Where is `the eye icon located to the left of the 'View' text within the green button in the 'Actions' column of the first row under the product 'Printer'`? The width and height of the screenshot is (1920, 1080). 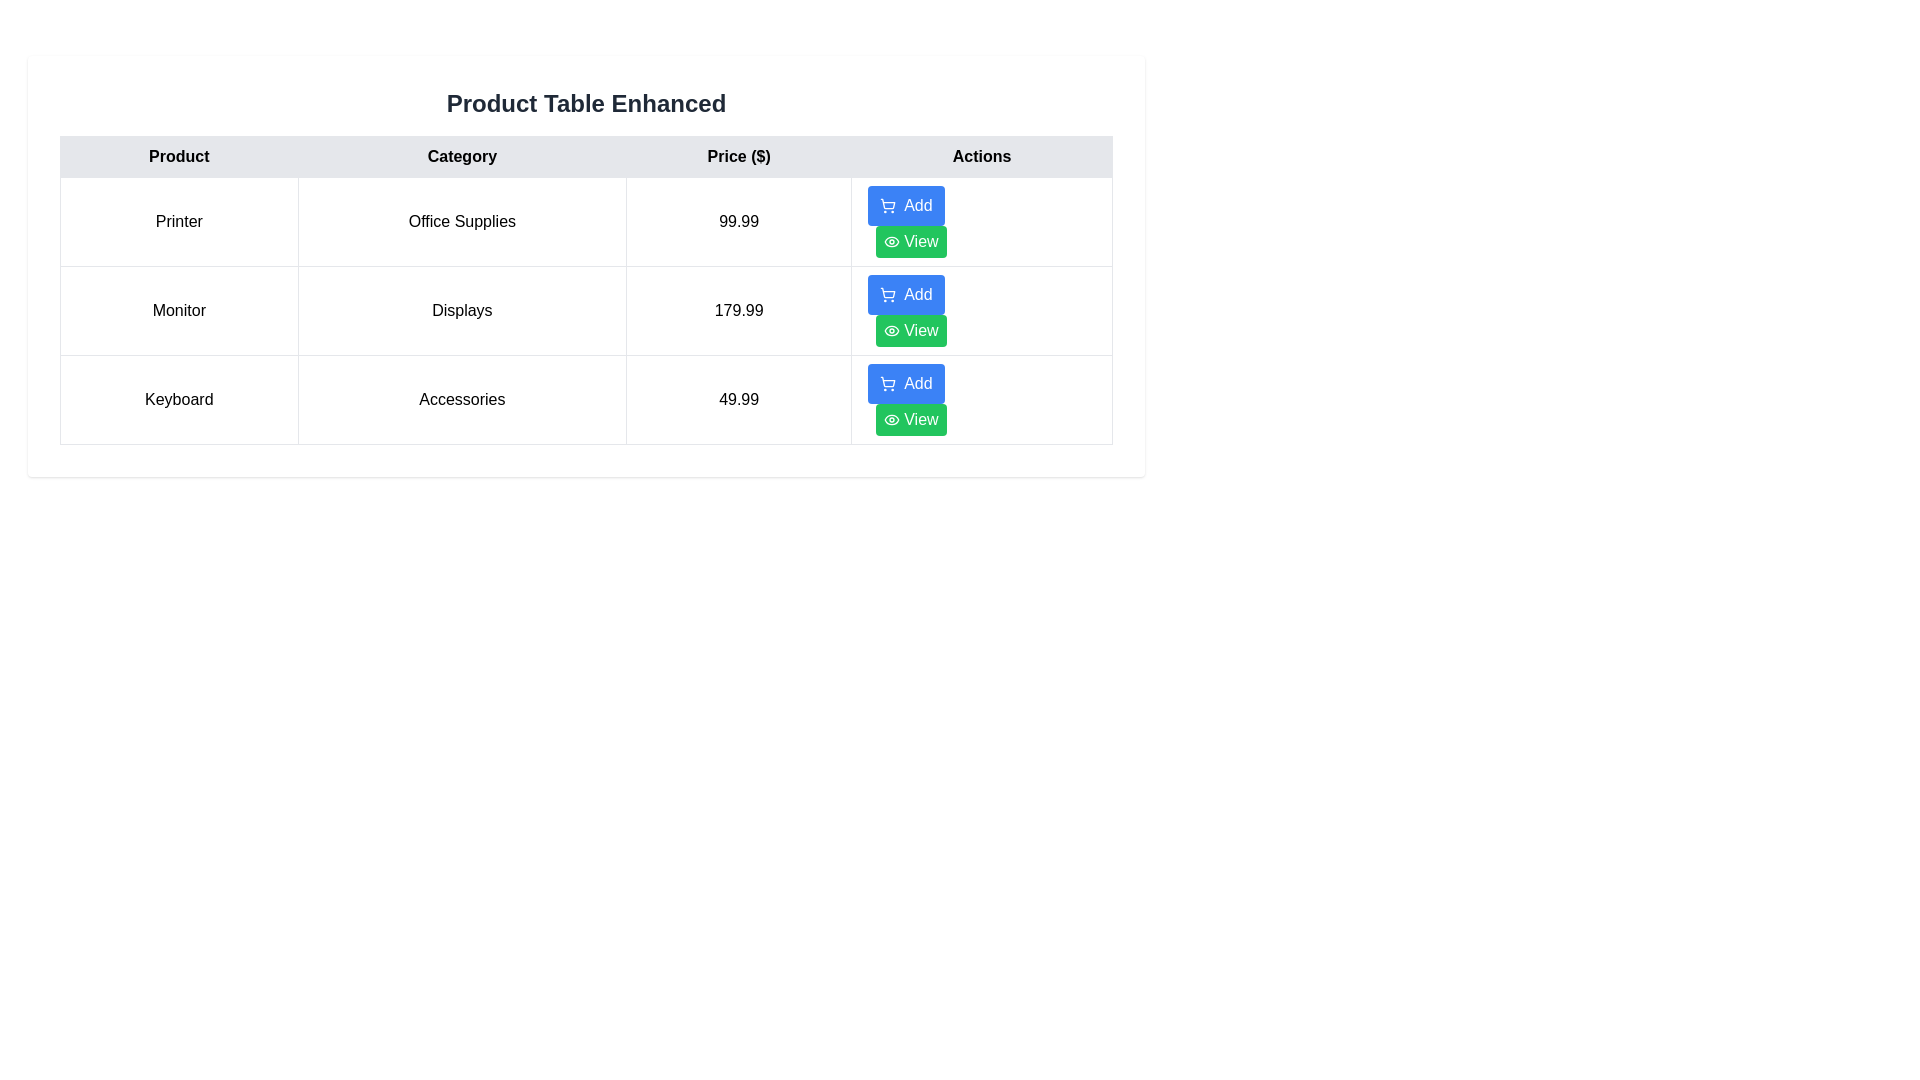
the eye icon located to the left of the 'View' text within the green button in the 'Actions' column of the first row under the product 'Printer' is located at coordinates (891, 241).